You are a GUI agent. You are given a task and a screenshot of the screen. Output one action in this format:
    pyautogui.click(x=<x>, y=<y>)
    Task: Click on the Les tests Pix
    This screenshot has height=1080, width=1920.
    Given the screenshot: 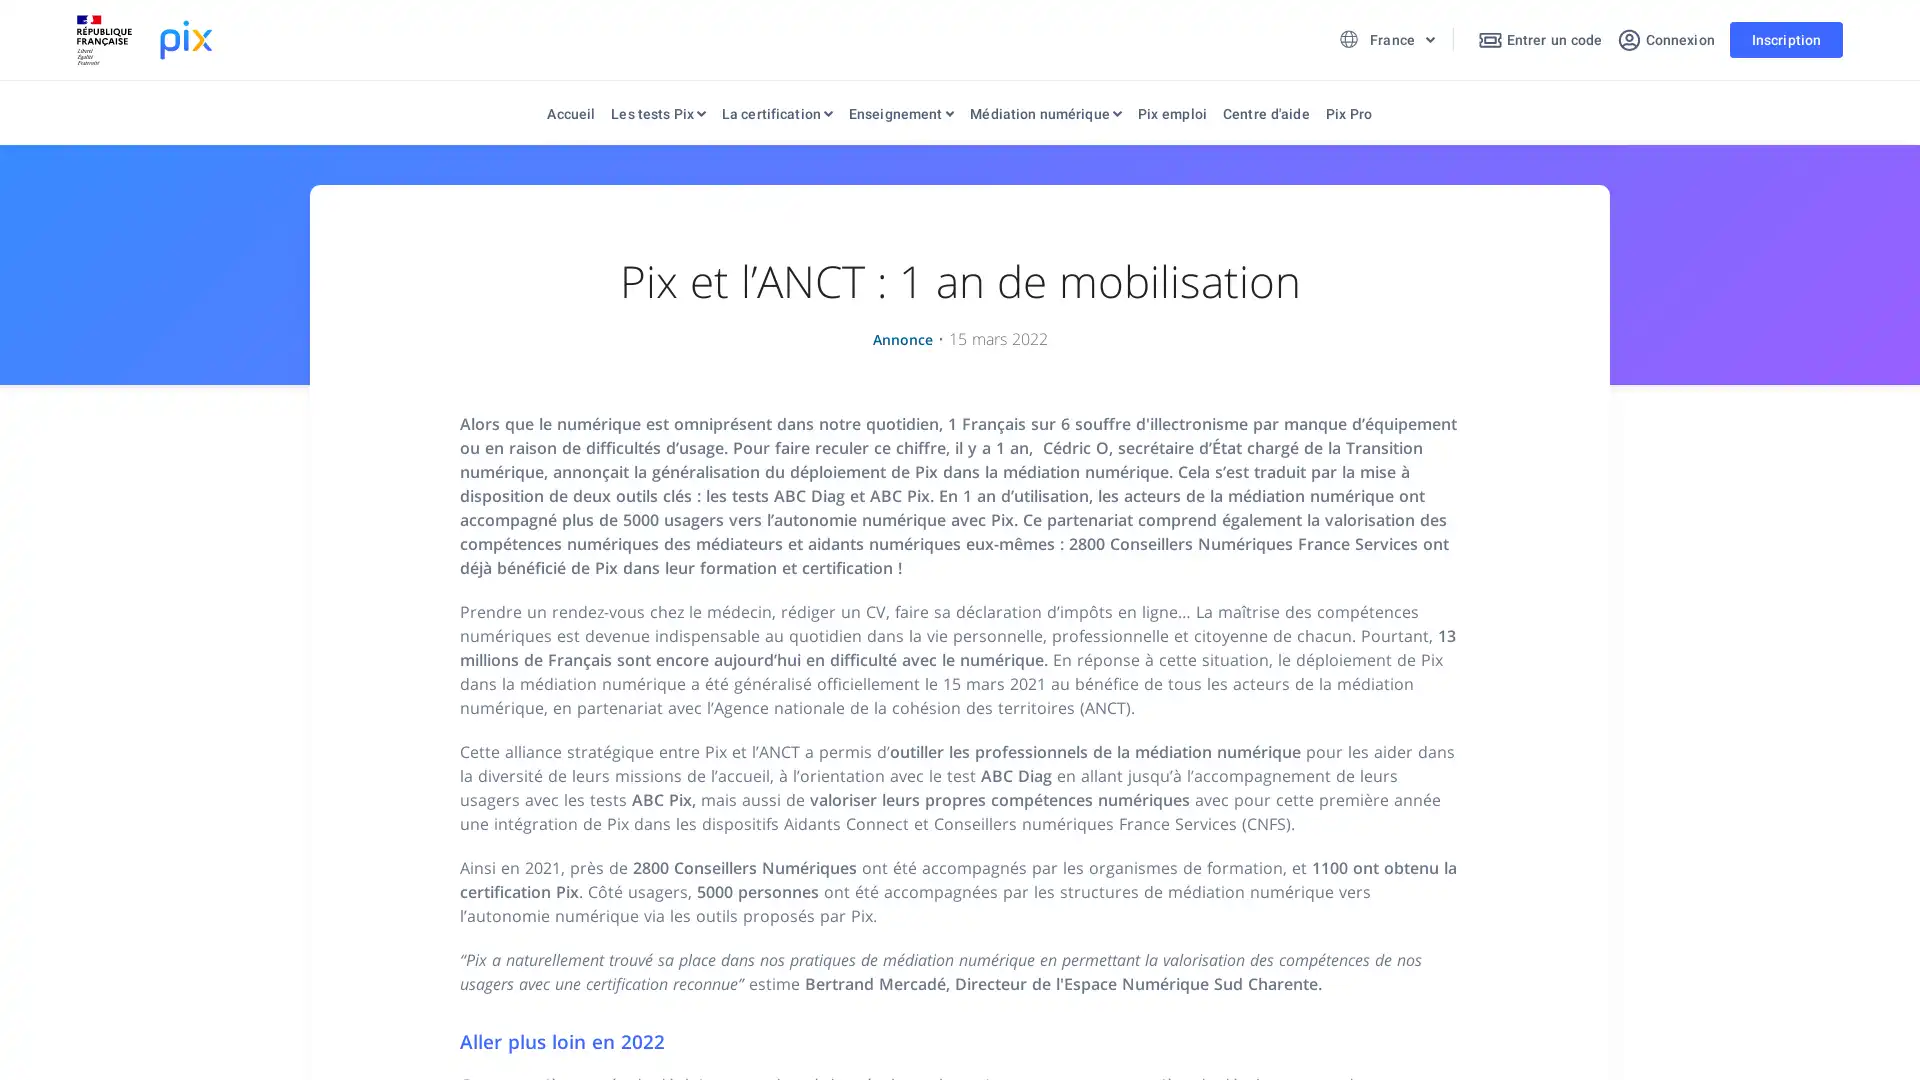 What is the action you would take?
    pyautogui.click(x=657, y=118)
    